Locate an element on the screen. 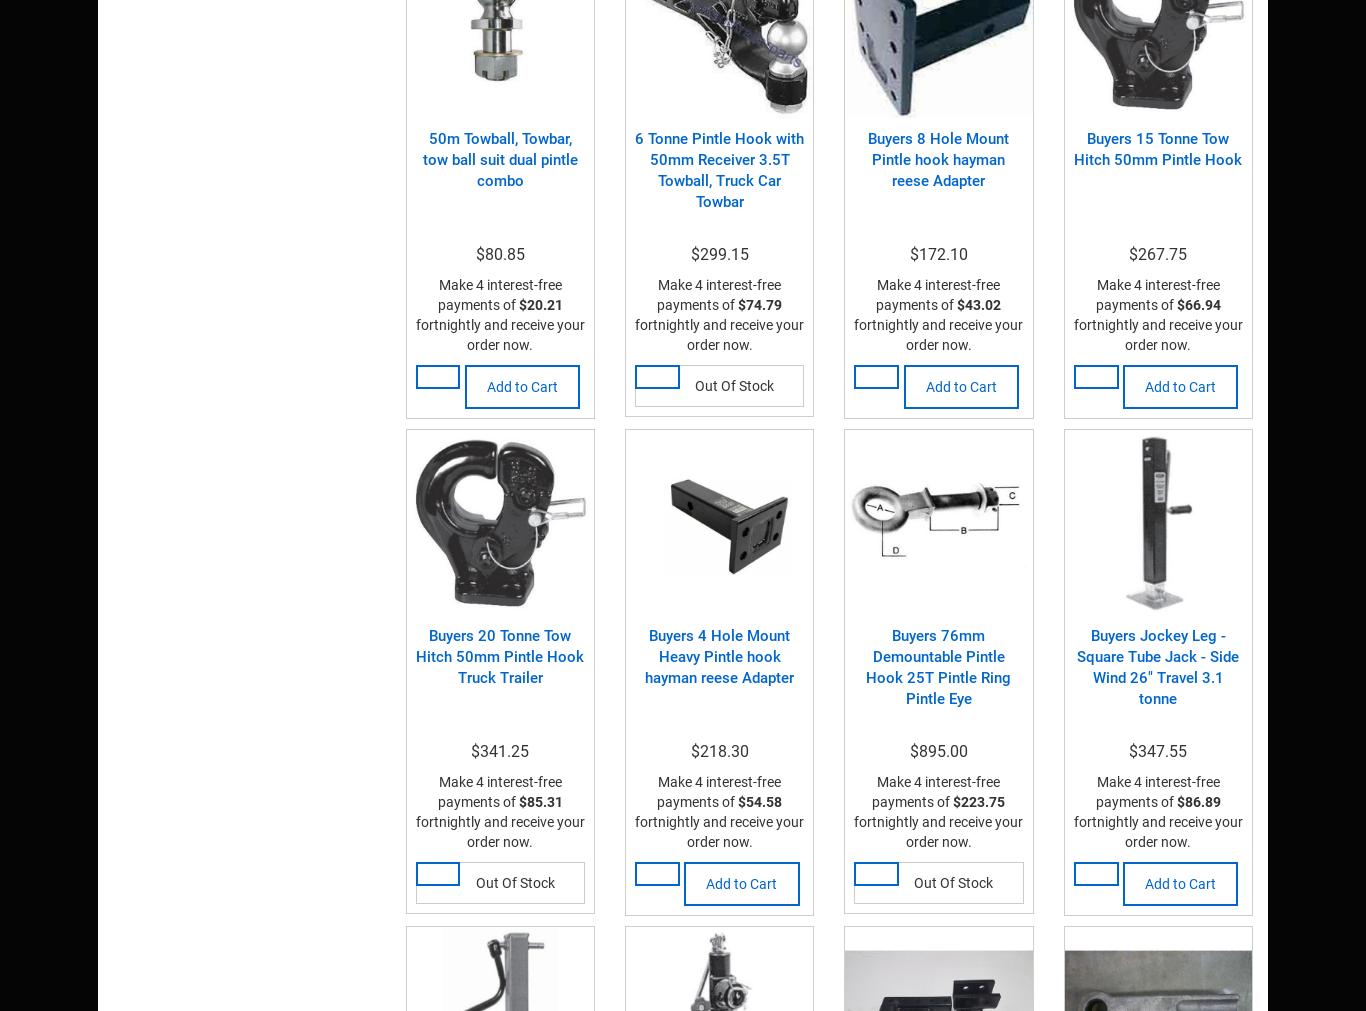 This screenshot has height=1011, width=1366. '$85.31' is located at coordinates (539, 801).